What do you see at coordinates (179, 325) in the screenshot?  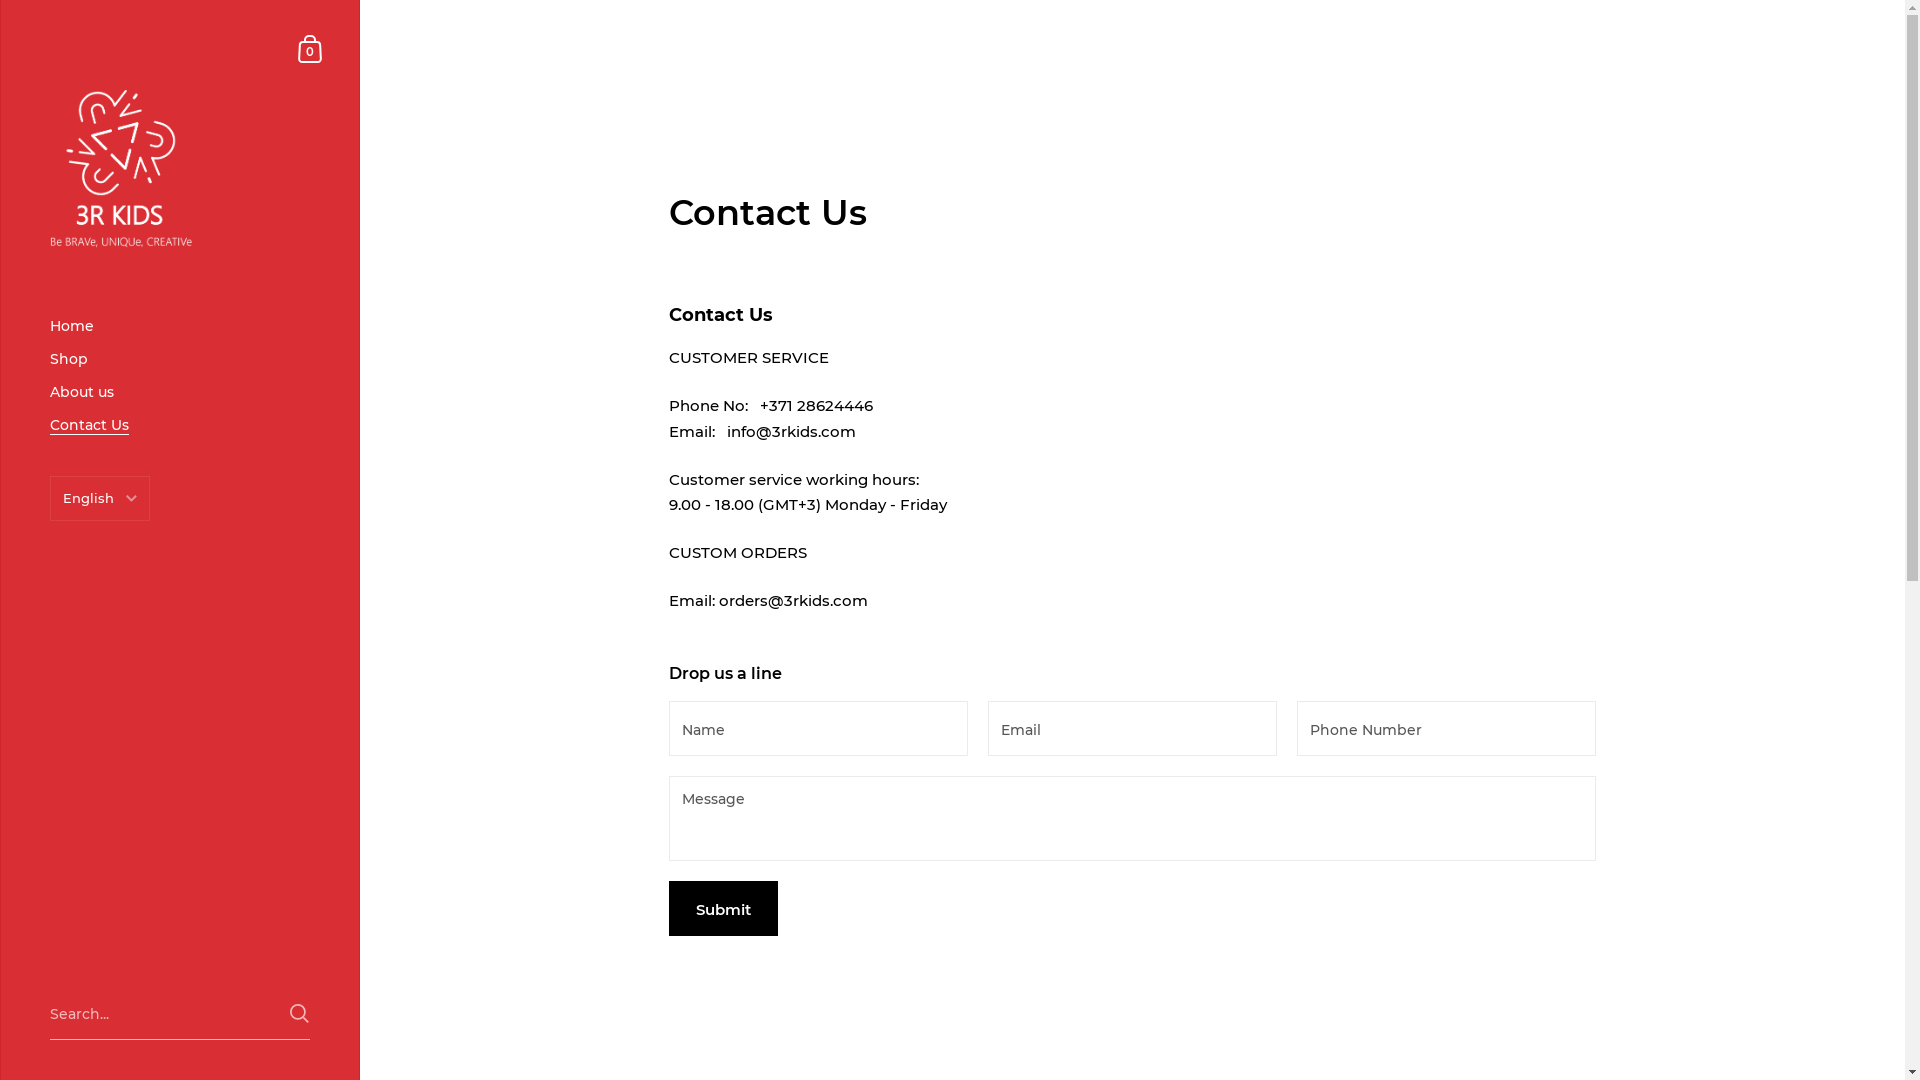 I see `'Home'` at bounding box center [179, 325].